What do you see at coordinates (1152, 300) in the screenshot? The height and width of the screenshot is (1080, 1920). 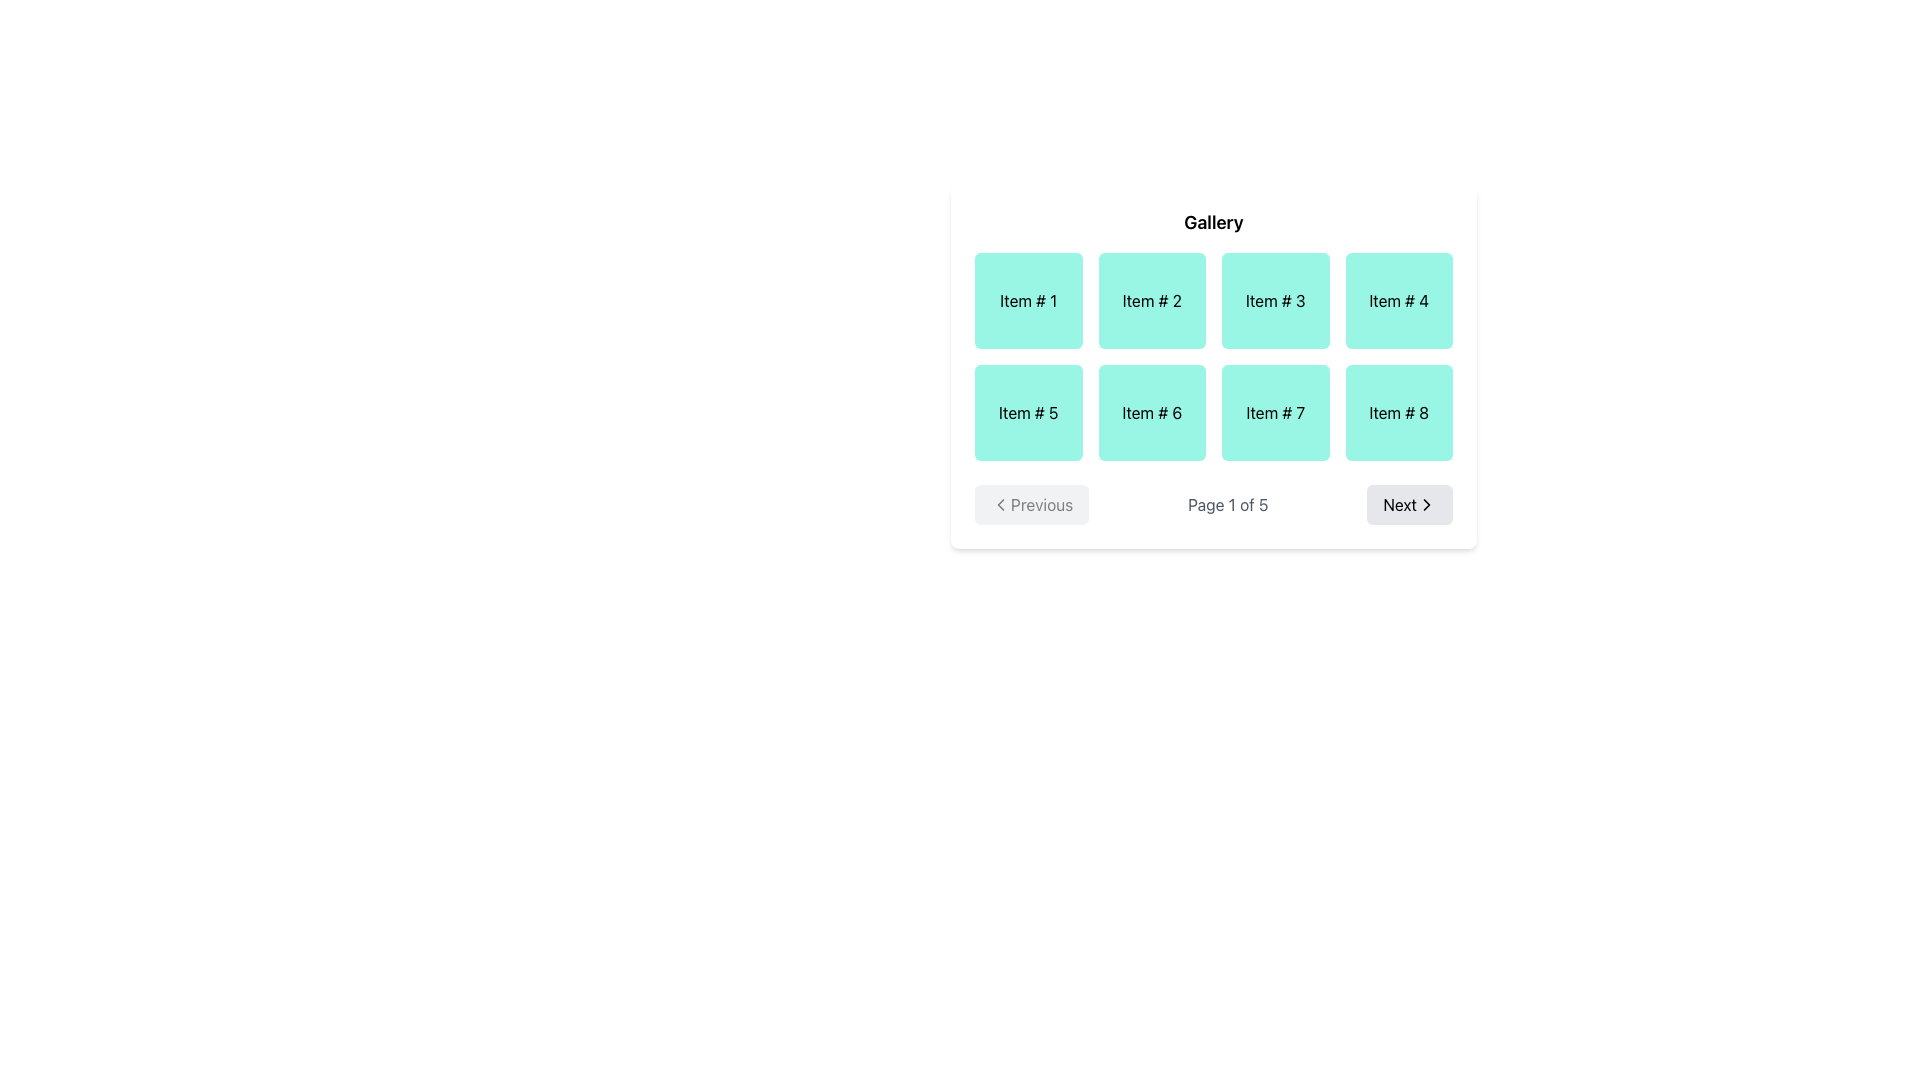 I see `text label that identifies the second item in the grid as 'Item # 2'` at bounding box center [1152, 300].